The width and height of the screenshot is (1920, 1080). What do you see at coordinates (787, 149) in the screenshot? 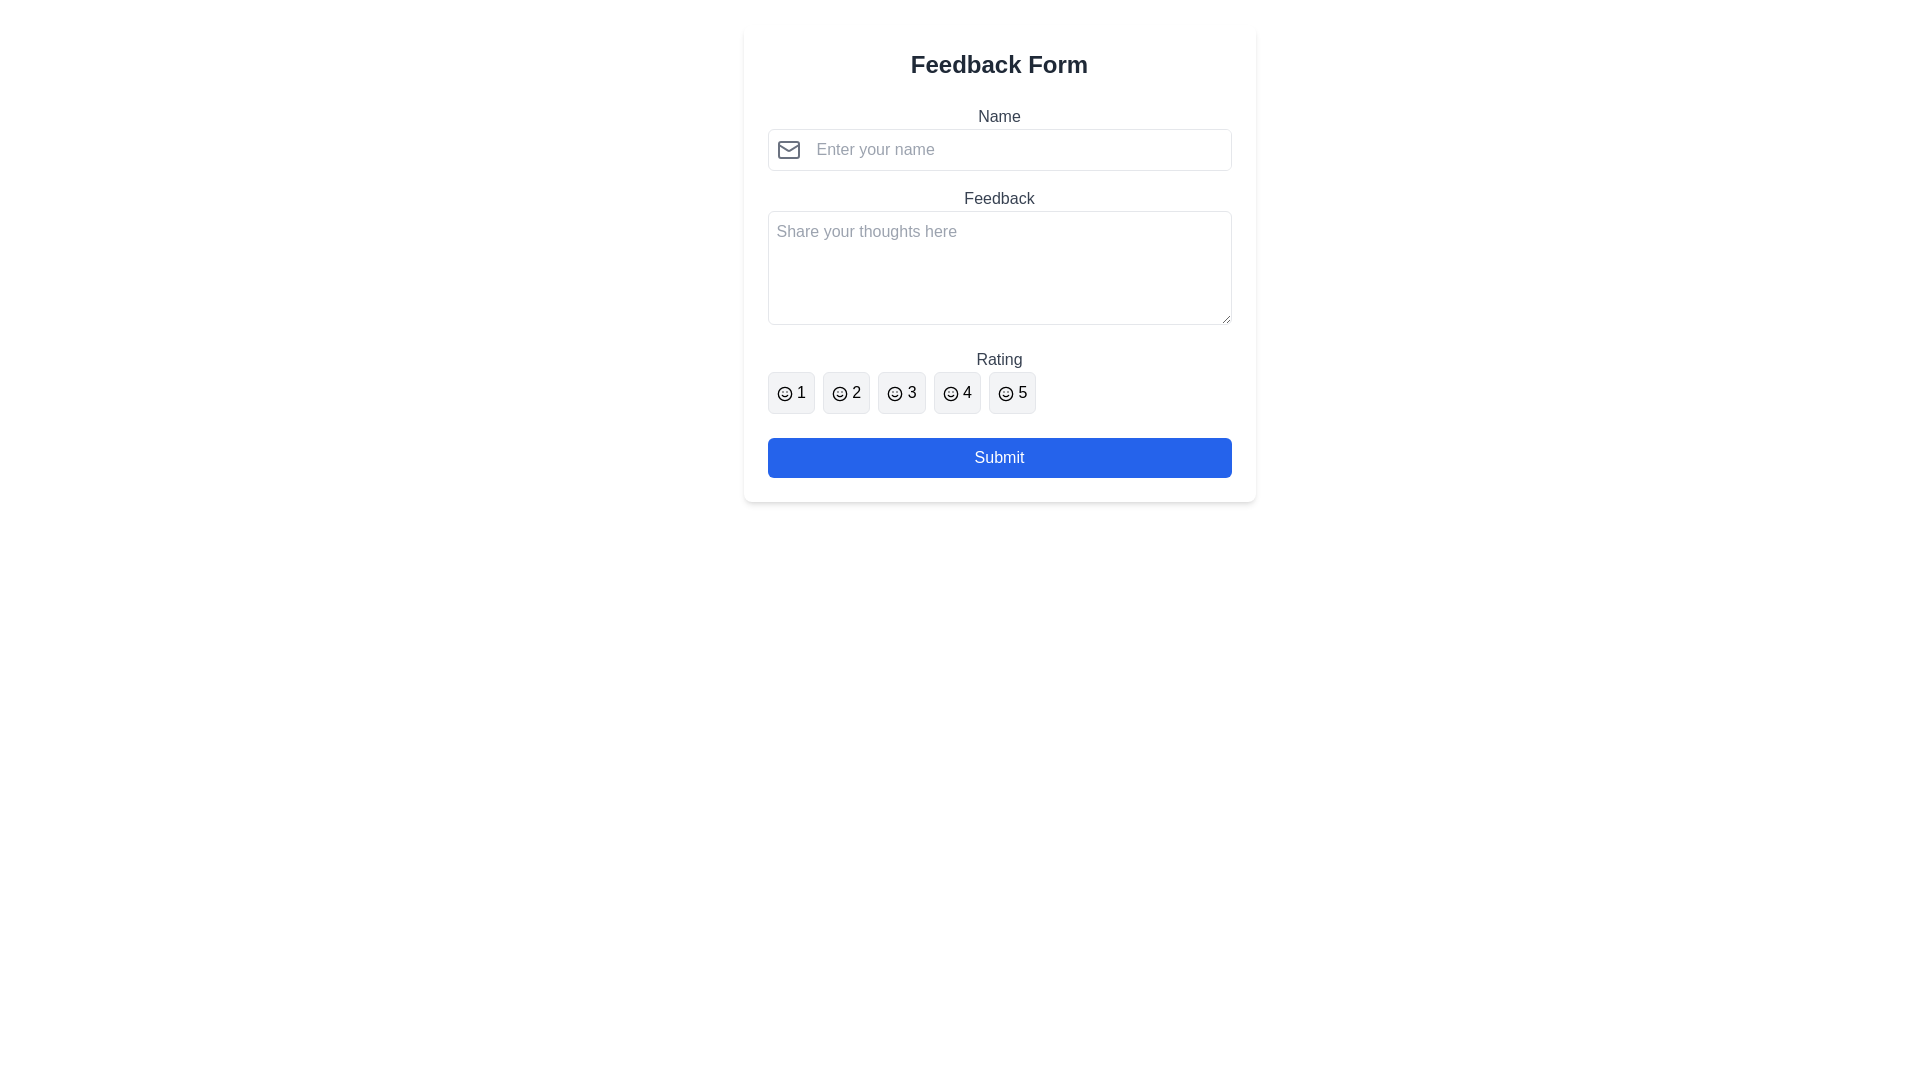
I see `the mail icon located on the left side of the 'Name' input field in the feedback form` at bounding box center [787, 149].